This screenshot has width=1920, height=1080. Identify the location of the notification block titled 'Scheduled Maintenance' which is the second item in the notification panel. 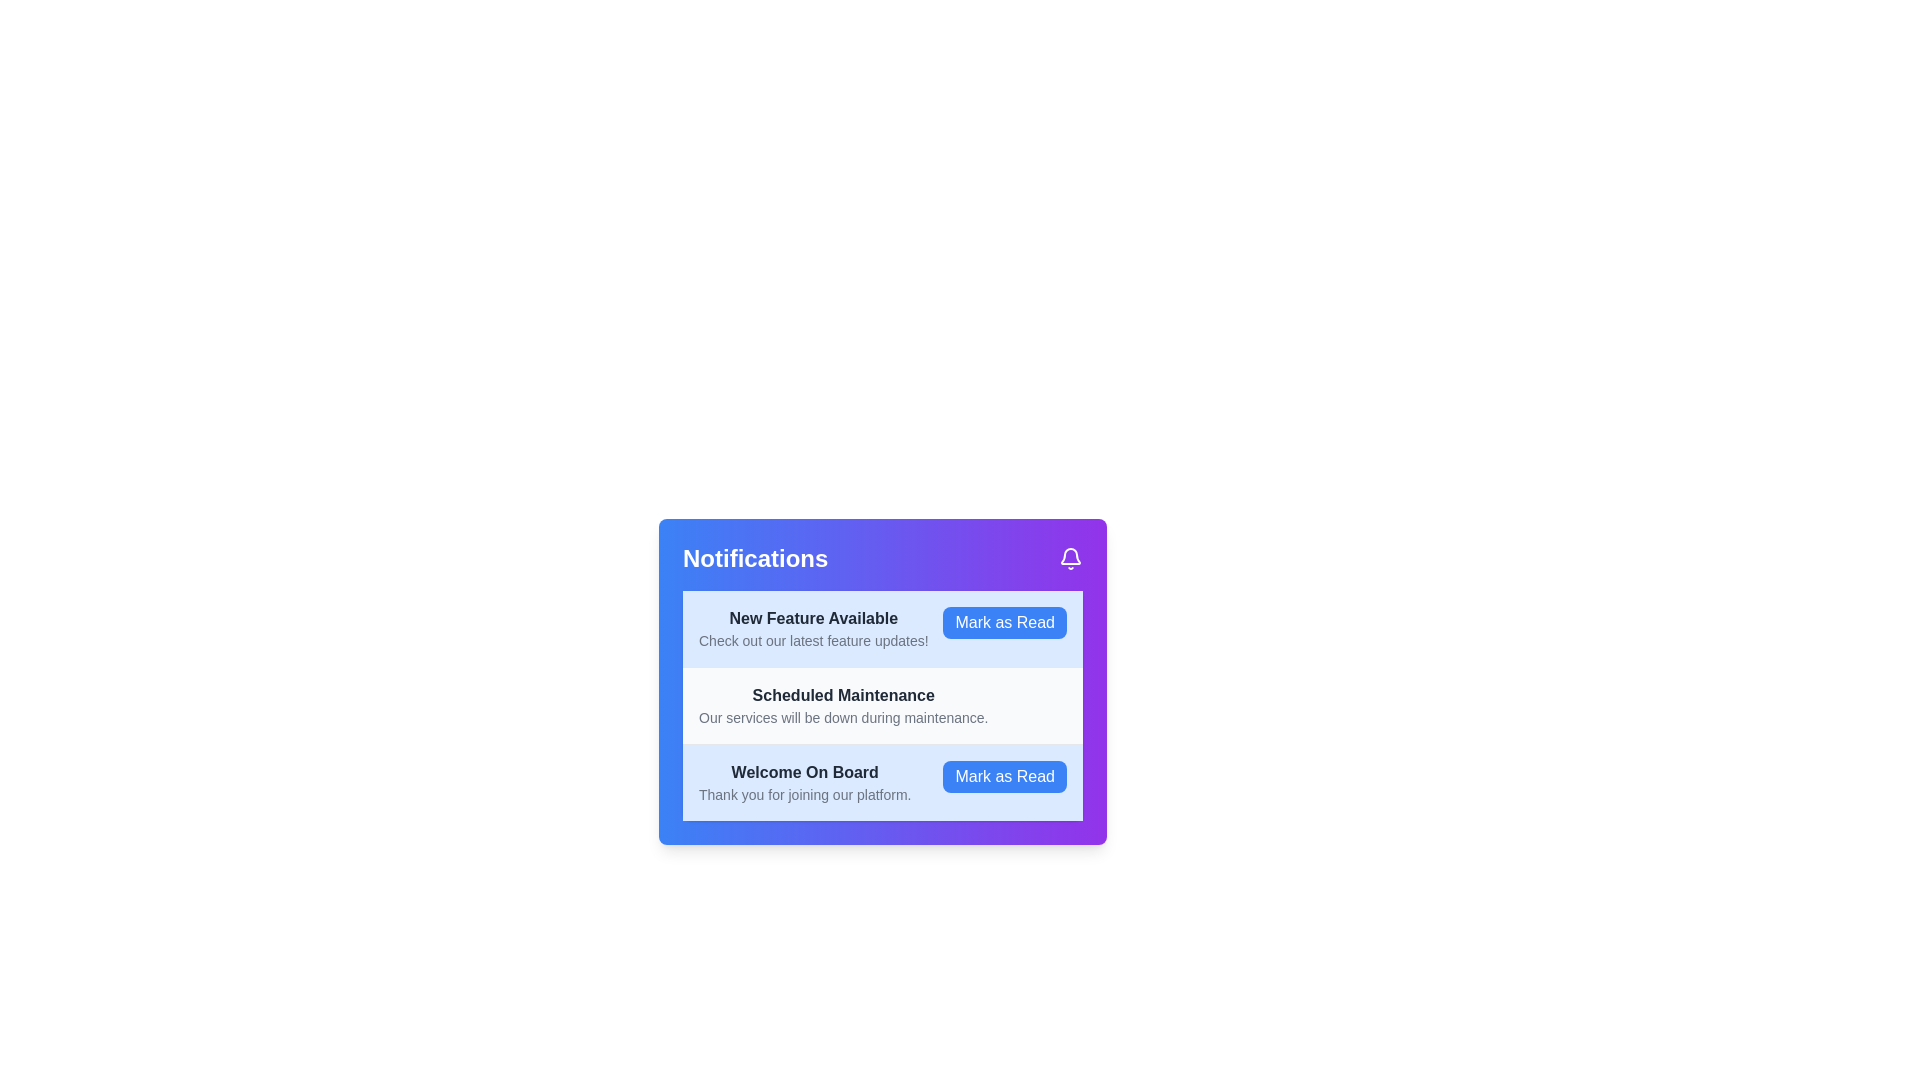
(882, 704).